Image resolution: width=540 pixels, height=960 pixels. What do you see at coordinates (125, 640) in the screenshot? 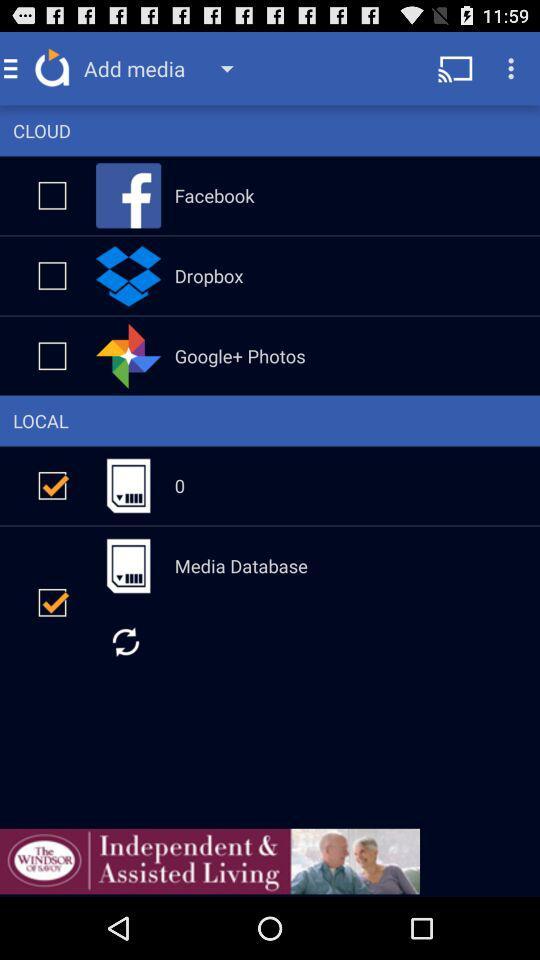
I see `reload button` at bounding box center [125, 640].